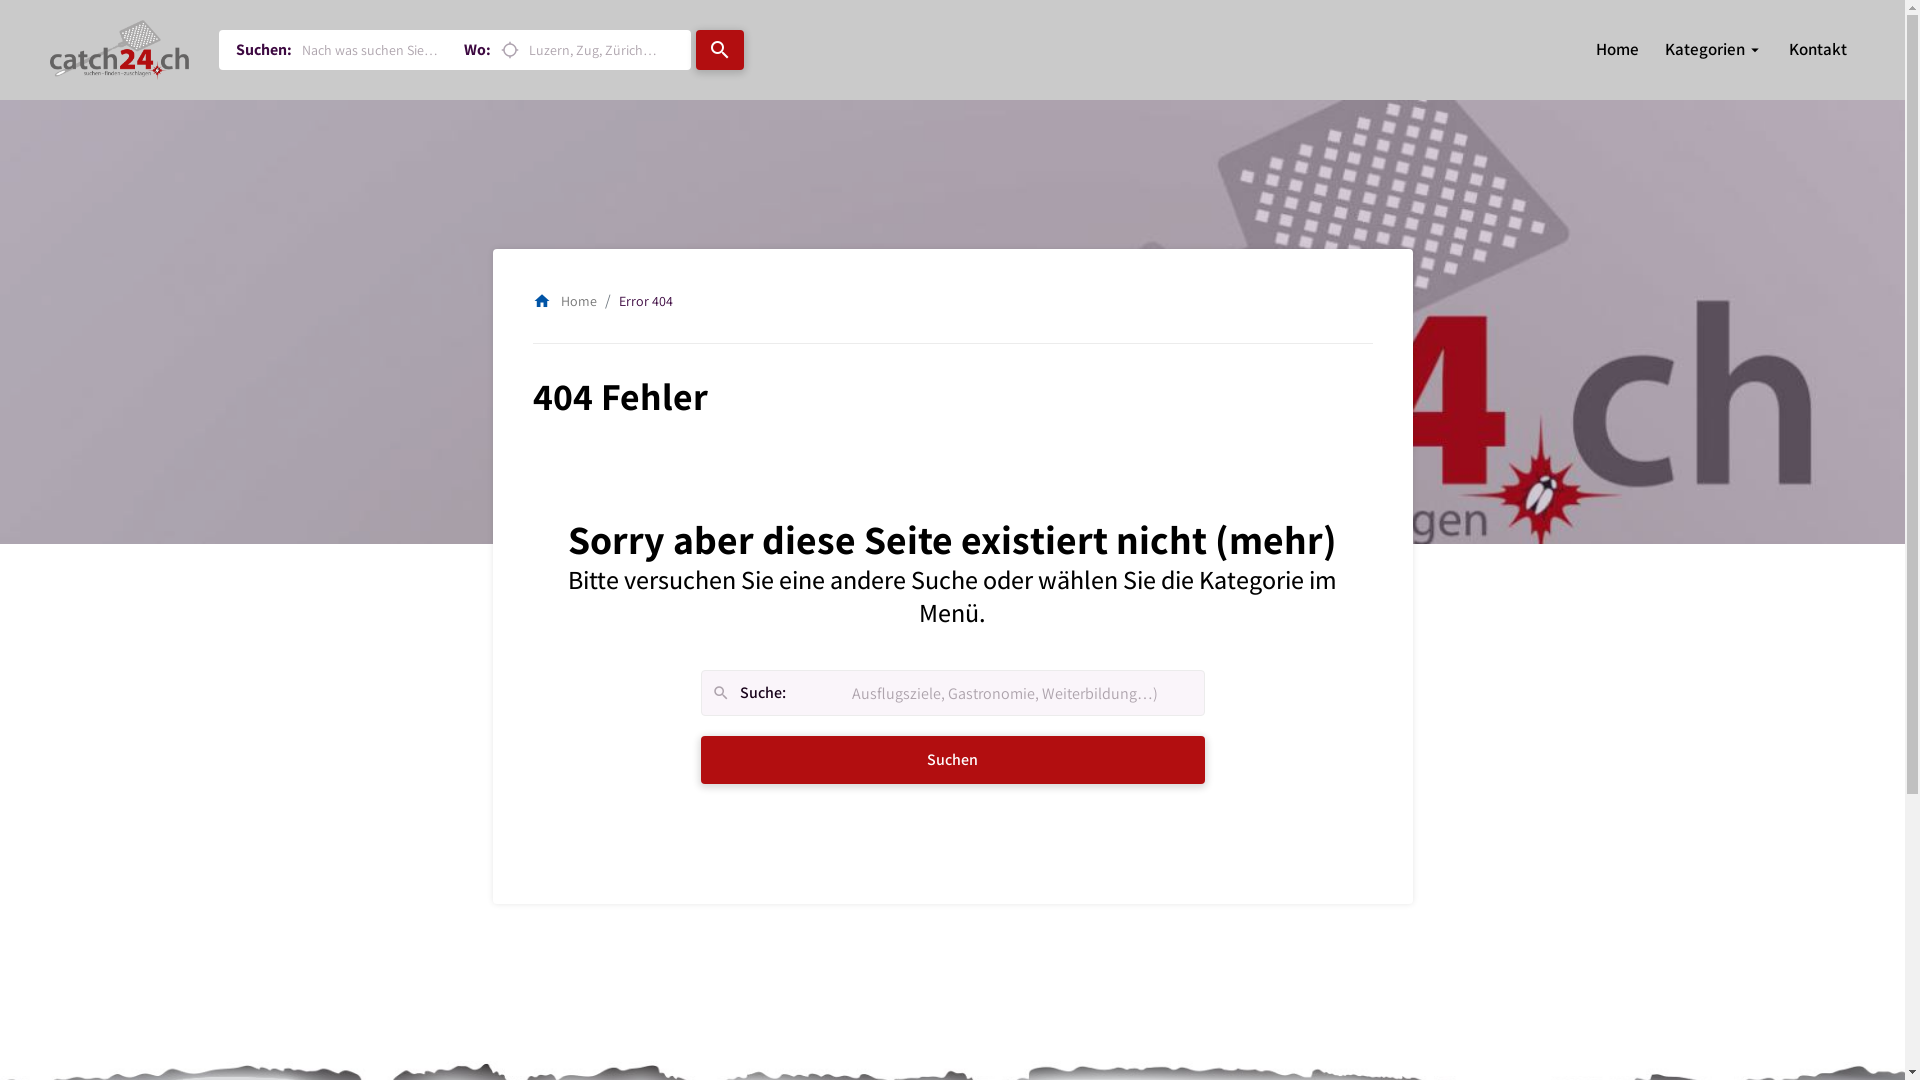 The height and width of the screenshot is (1080, 1920). What do you see at coordinates (617, 300) in the screenshot?
I see `'Error 404'` at bounding box center [617, 300].